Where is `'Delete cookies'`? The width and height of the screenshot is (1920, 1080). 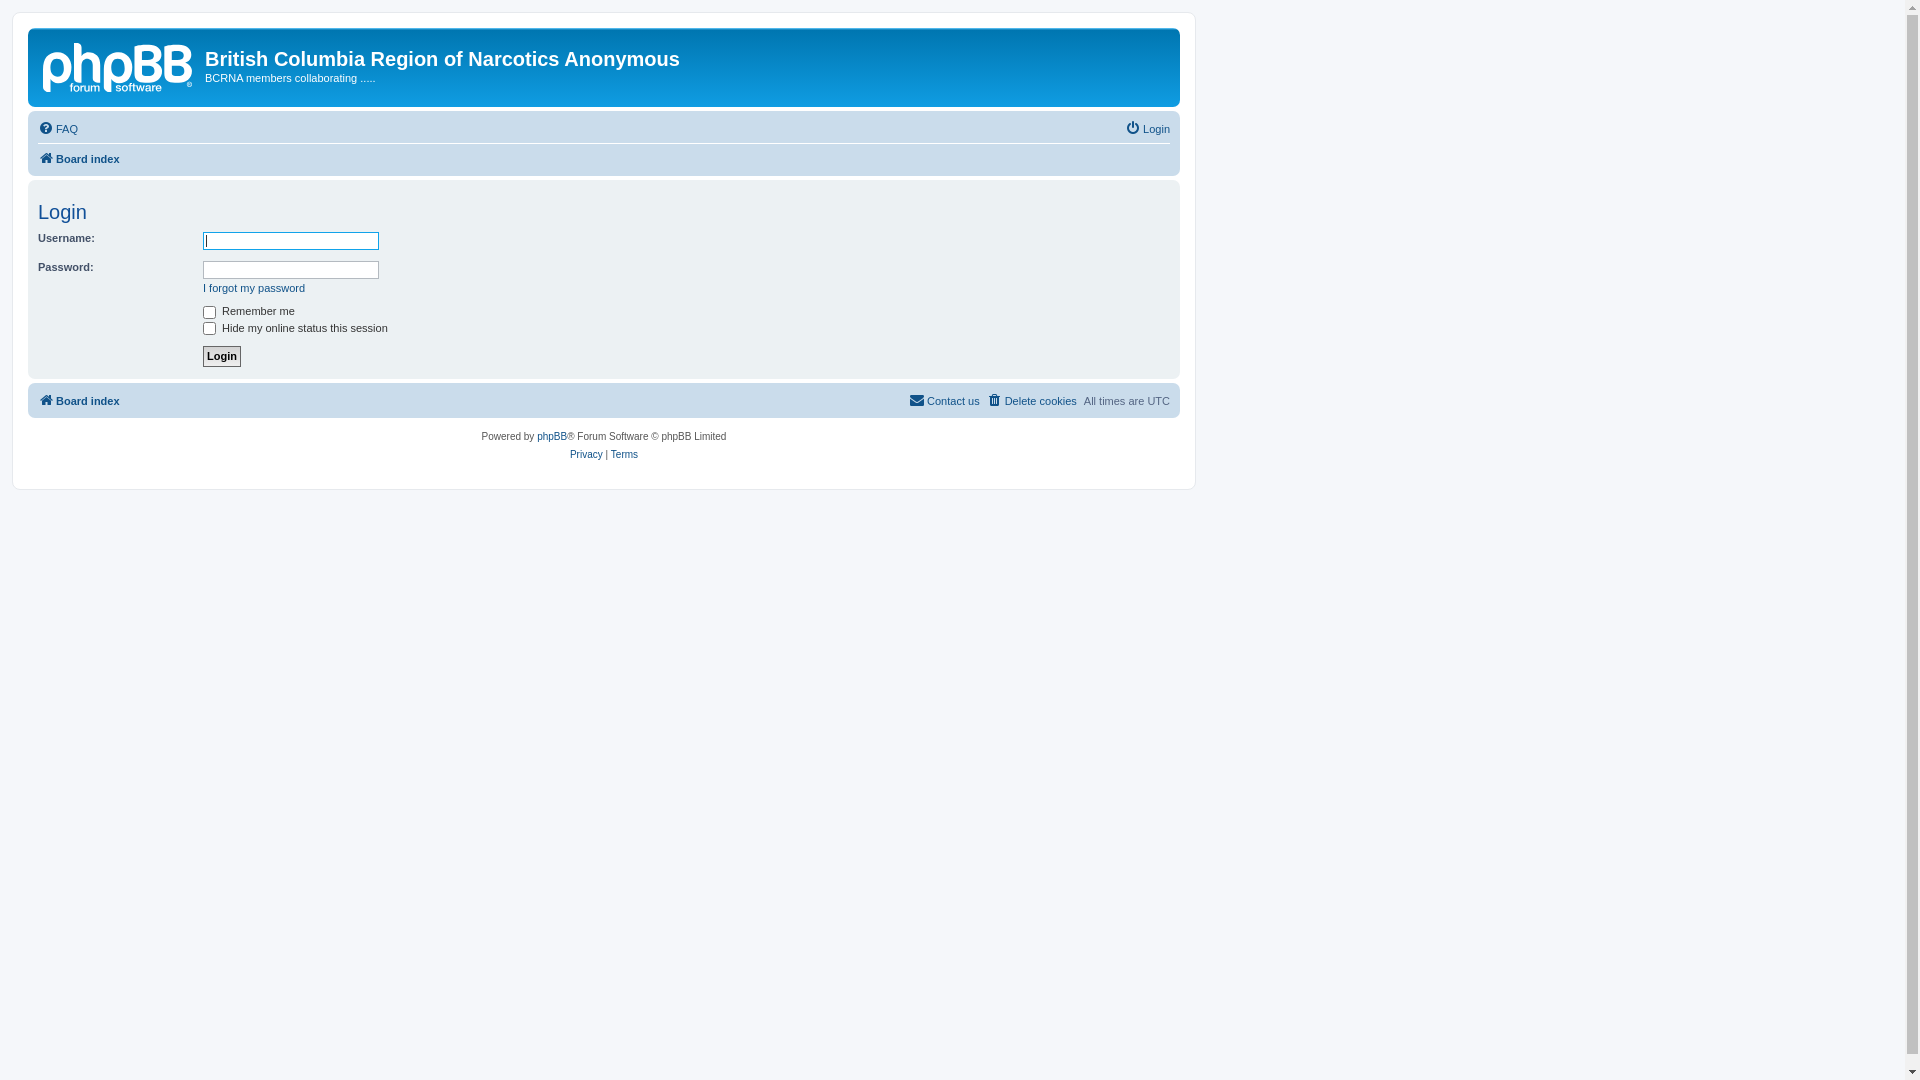 'Delete cookies' is located at coordinates (1032, 401).